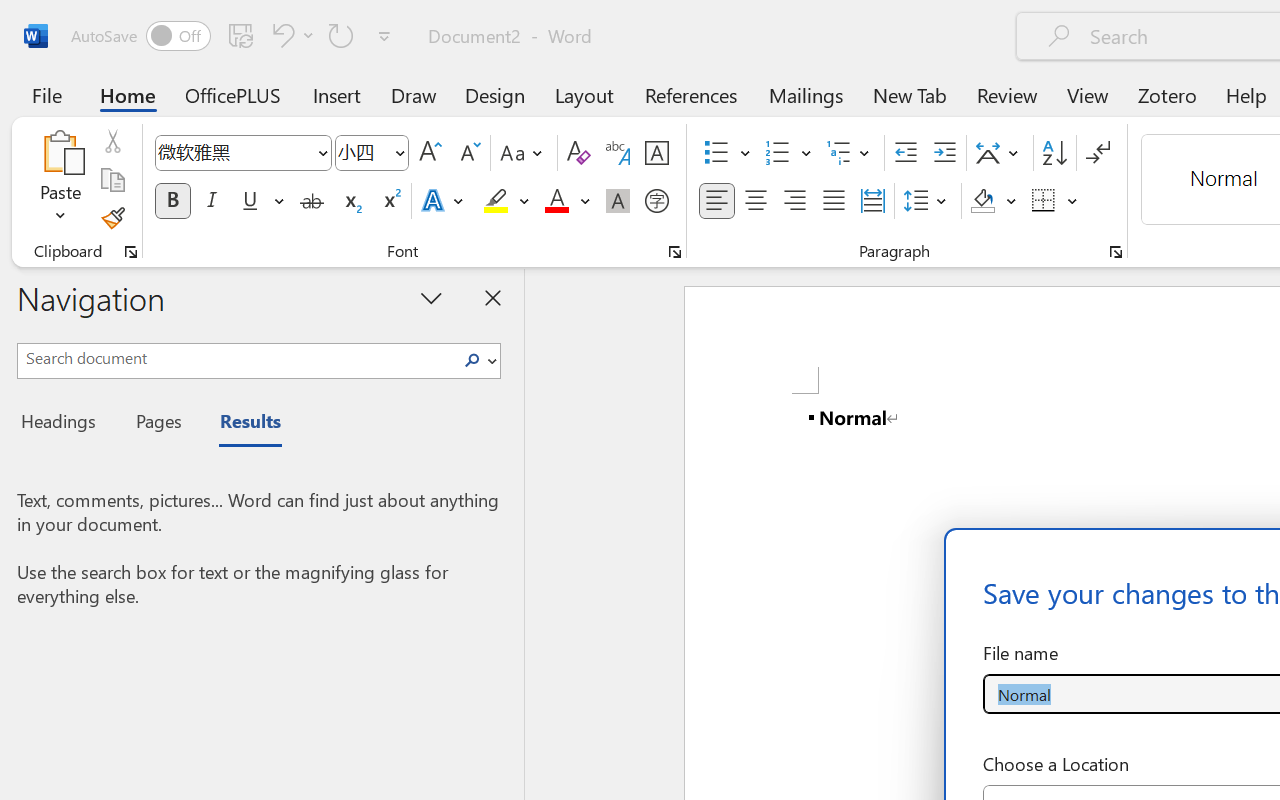  Describe the element at coordinates (726, 153) in the screenshot. I see `'Bullets'` at that location.